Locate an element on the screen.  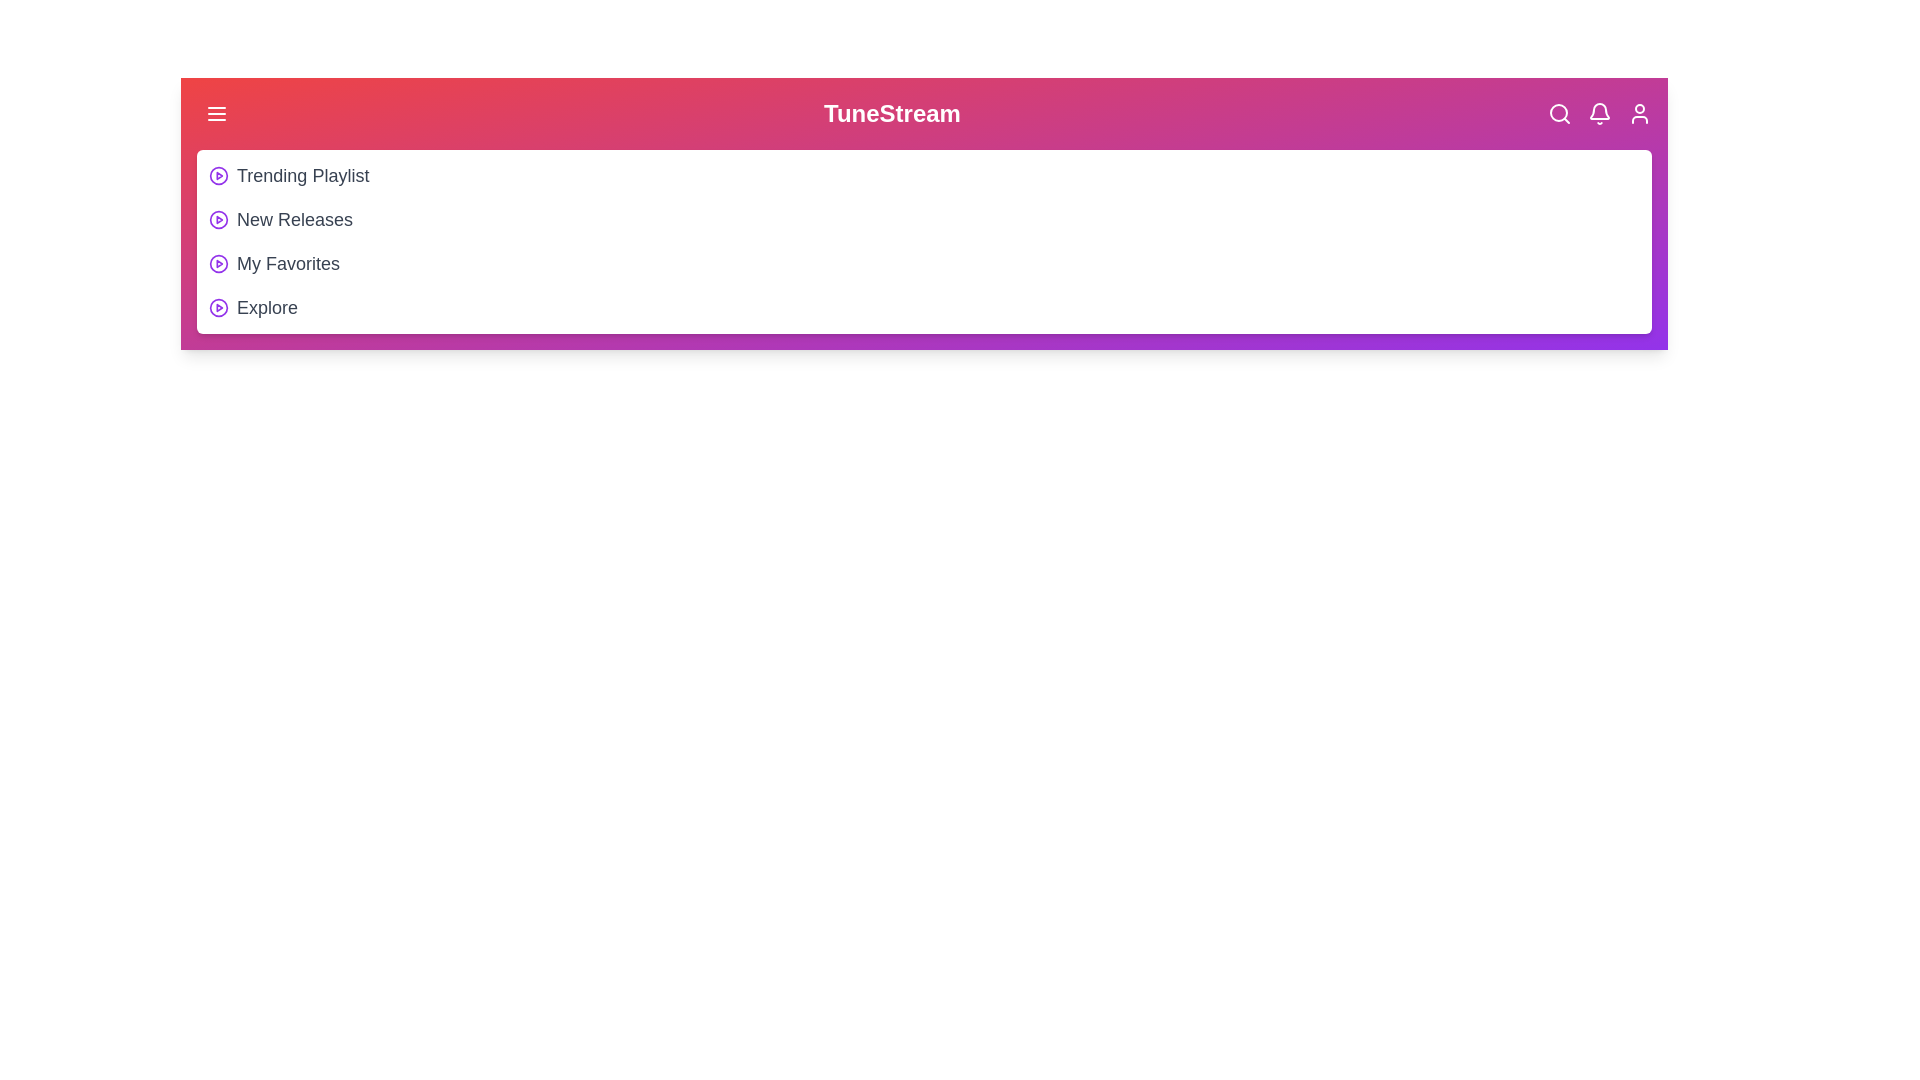
the playlist item Trending Playlist is located at coordinates (301, 175).